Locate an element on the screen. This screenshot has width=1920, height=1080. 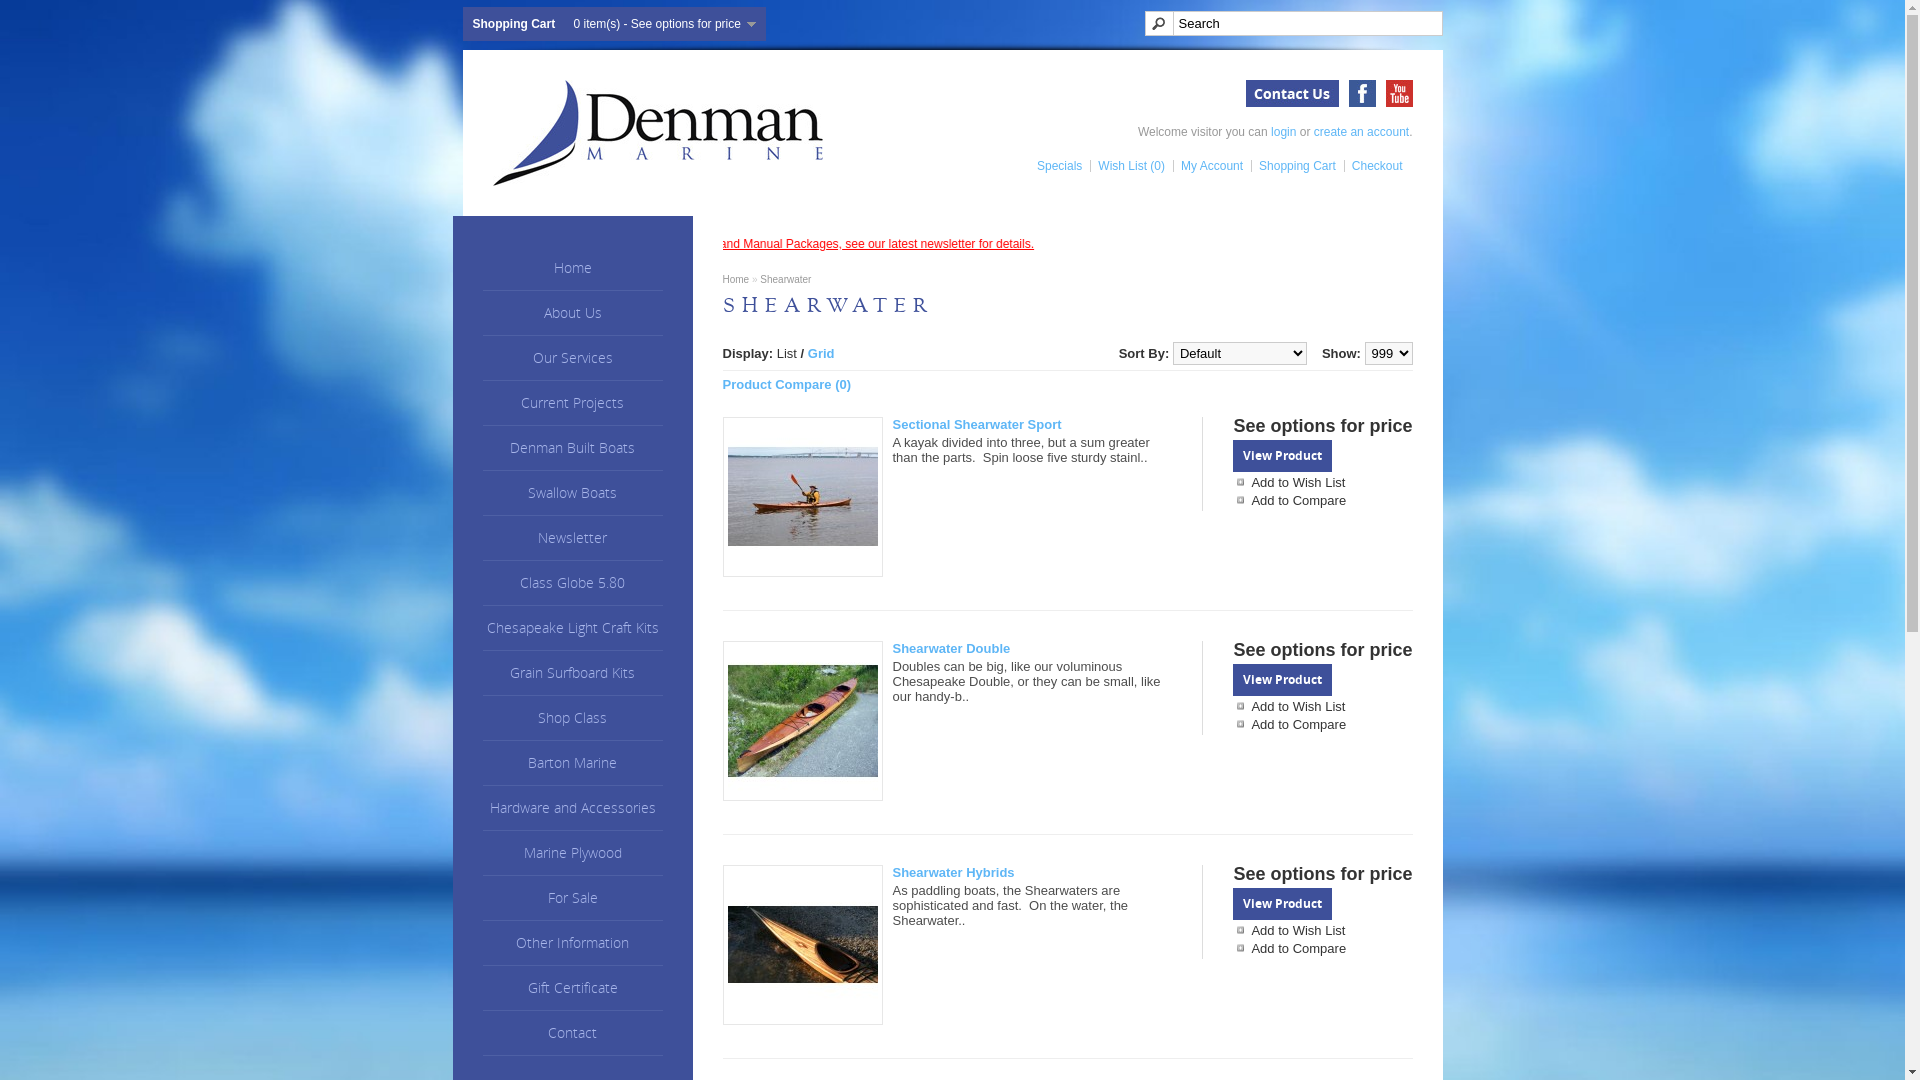
'Hardware and Accessories' is located at coordinates (570, 807).